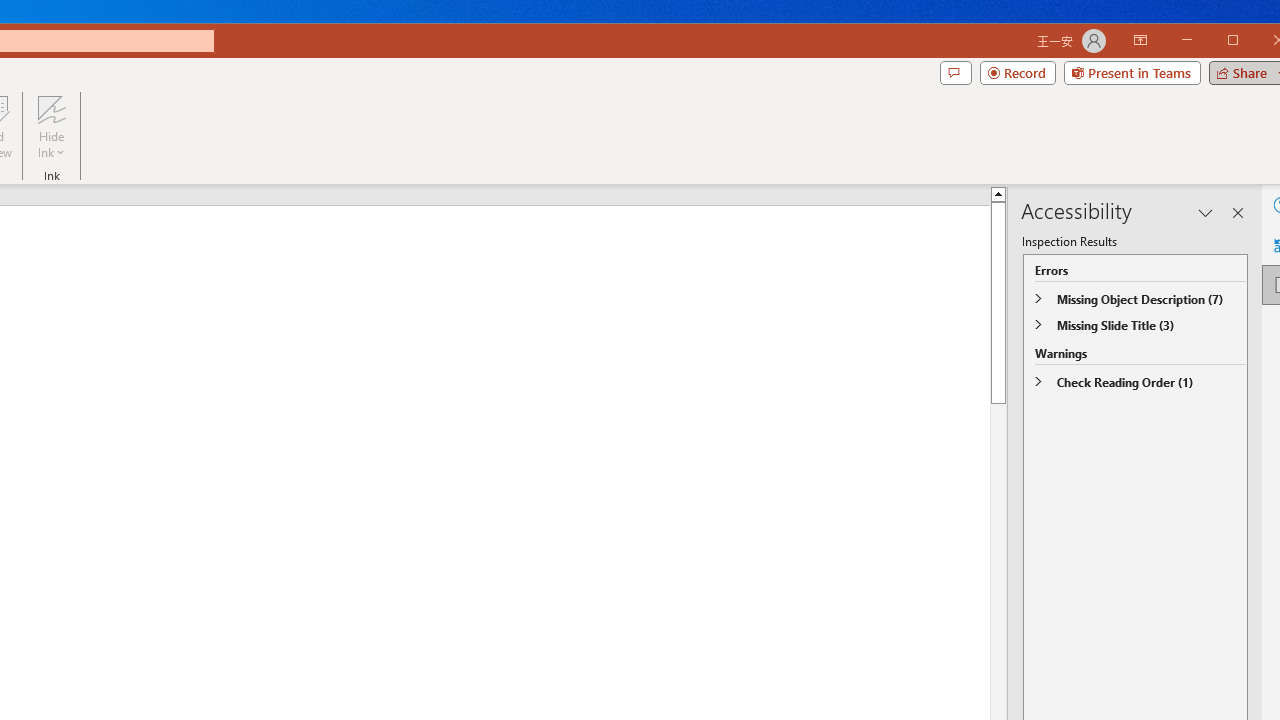  Describe the element at coordinates (1261, 42) in the screenshot. I see `'Maximize'` at that location.